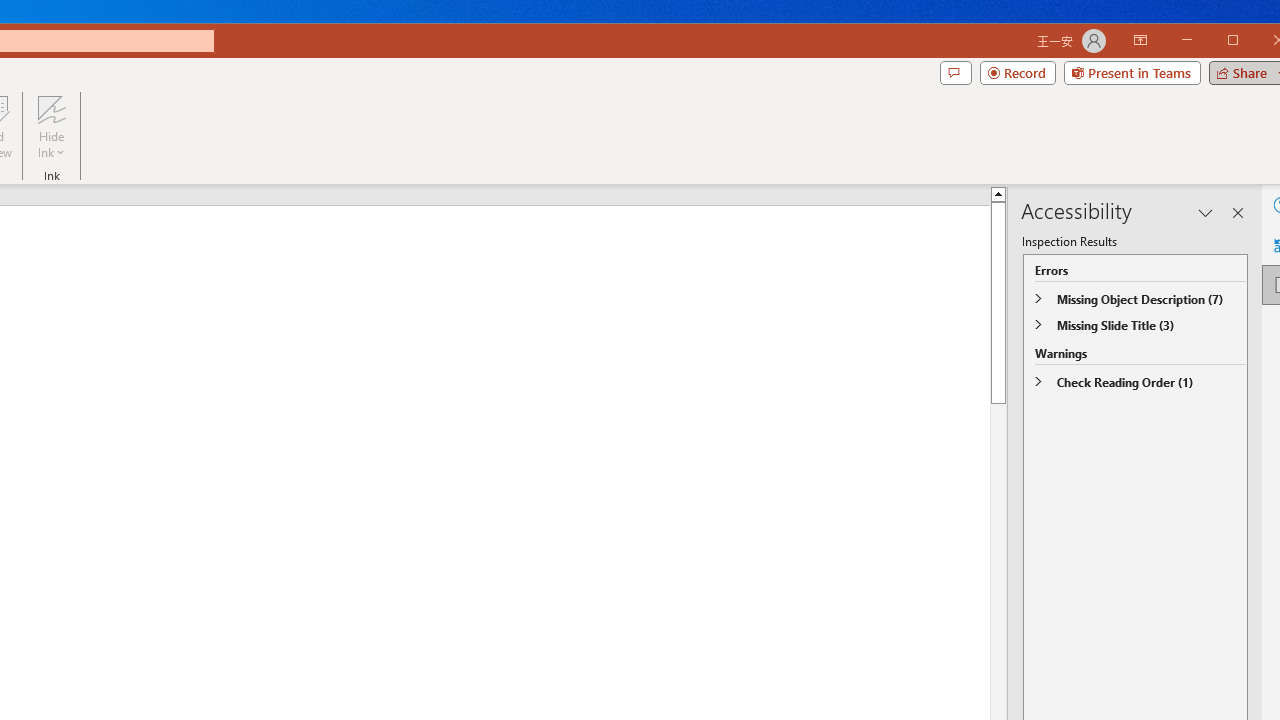  Describe the element at coordinates (1261, 42) in the screenshot. I see `'Maximize'` at that location.